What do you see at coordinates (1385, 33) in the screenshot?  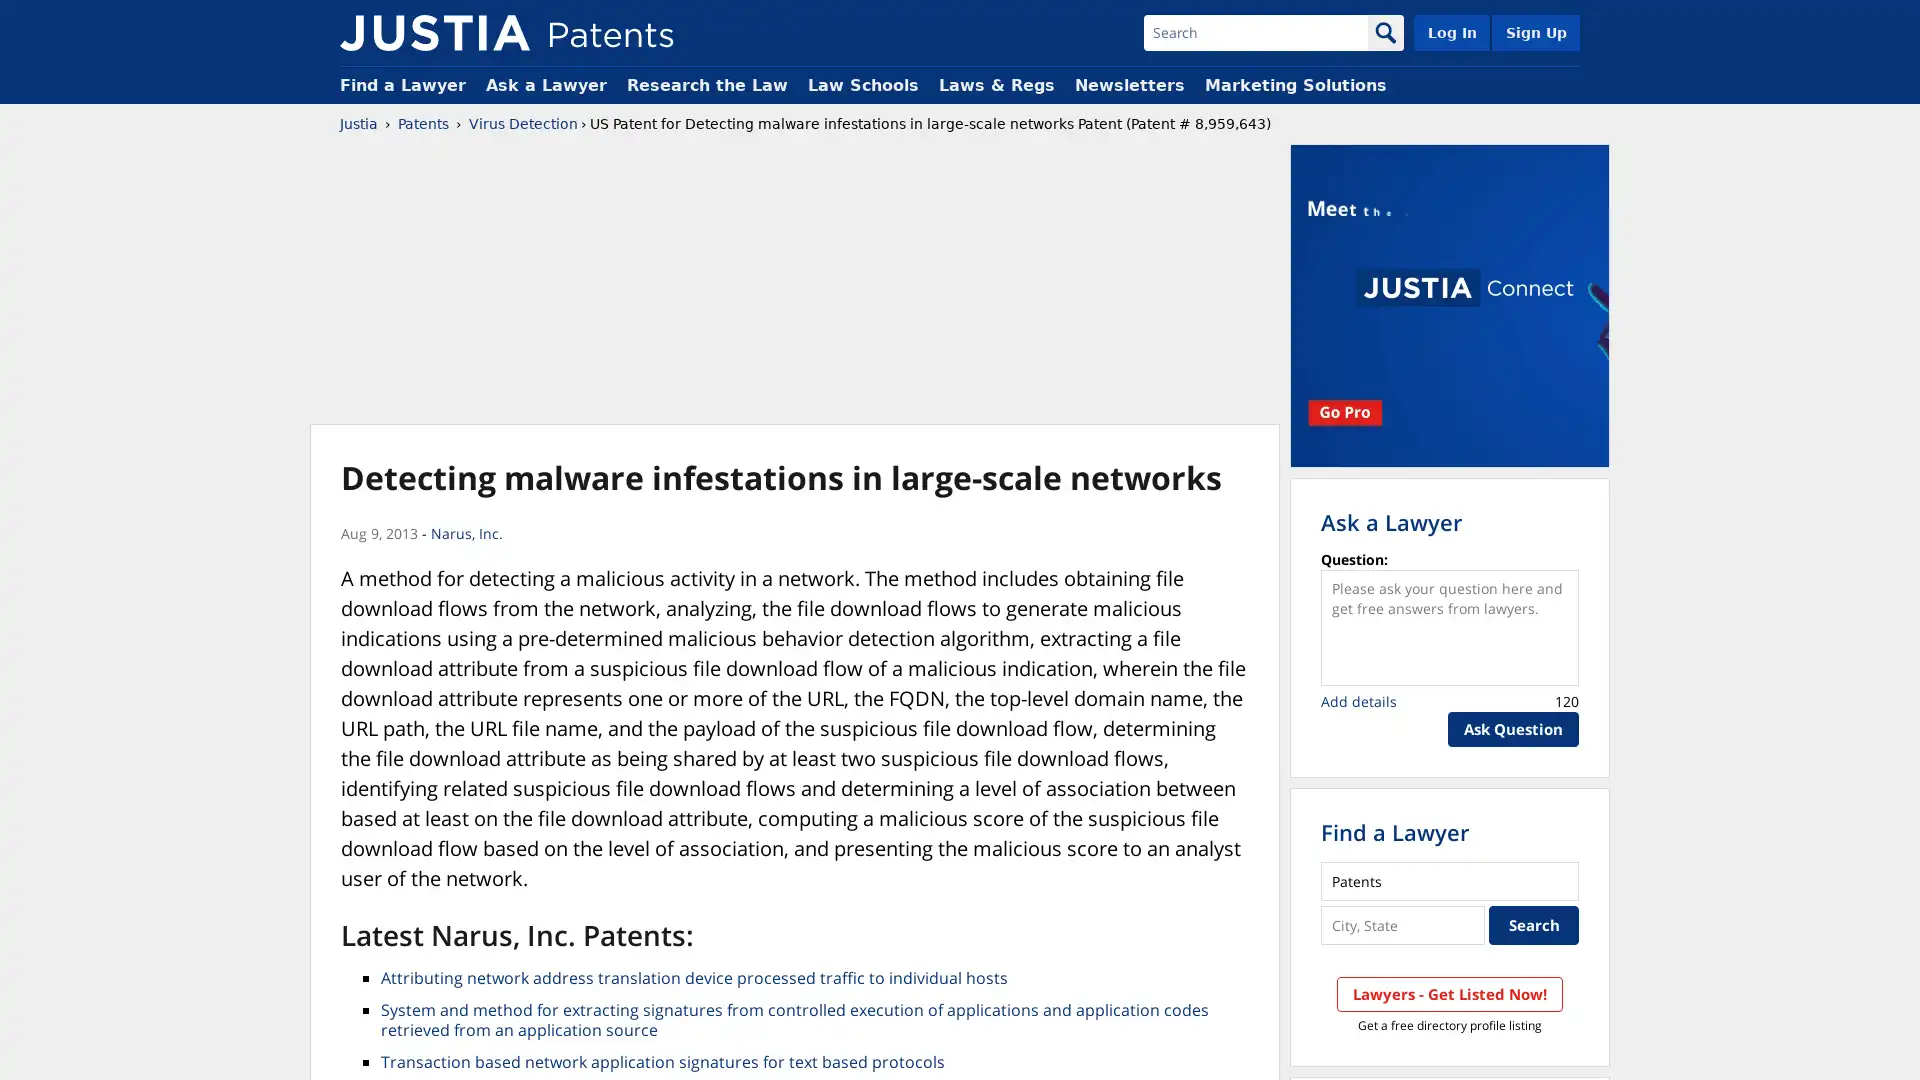 I see `search` at bounding box center [1385, 33].